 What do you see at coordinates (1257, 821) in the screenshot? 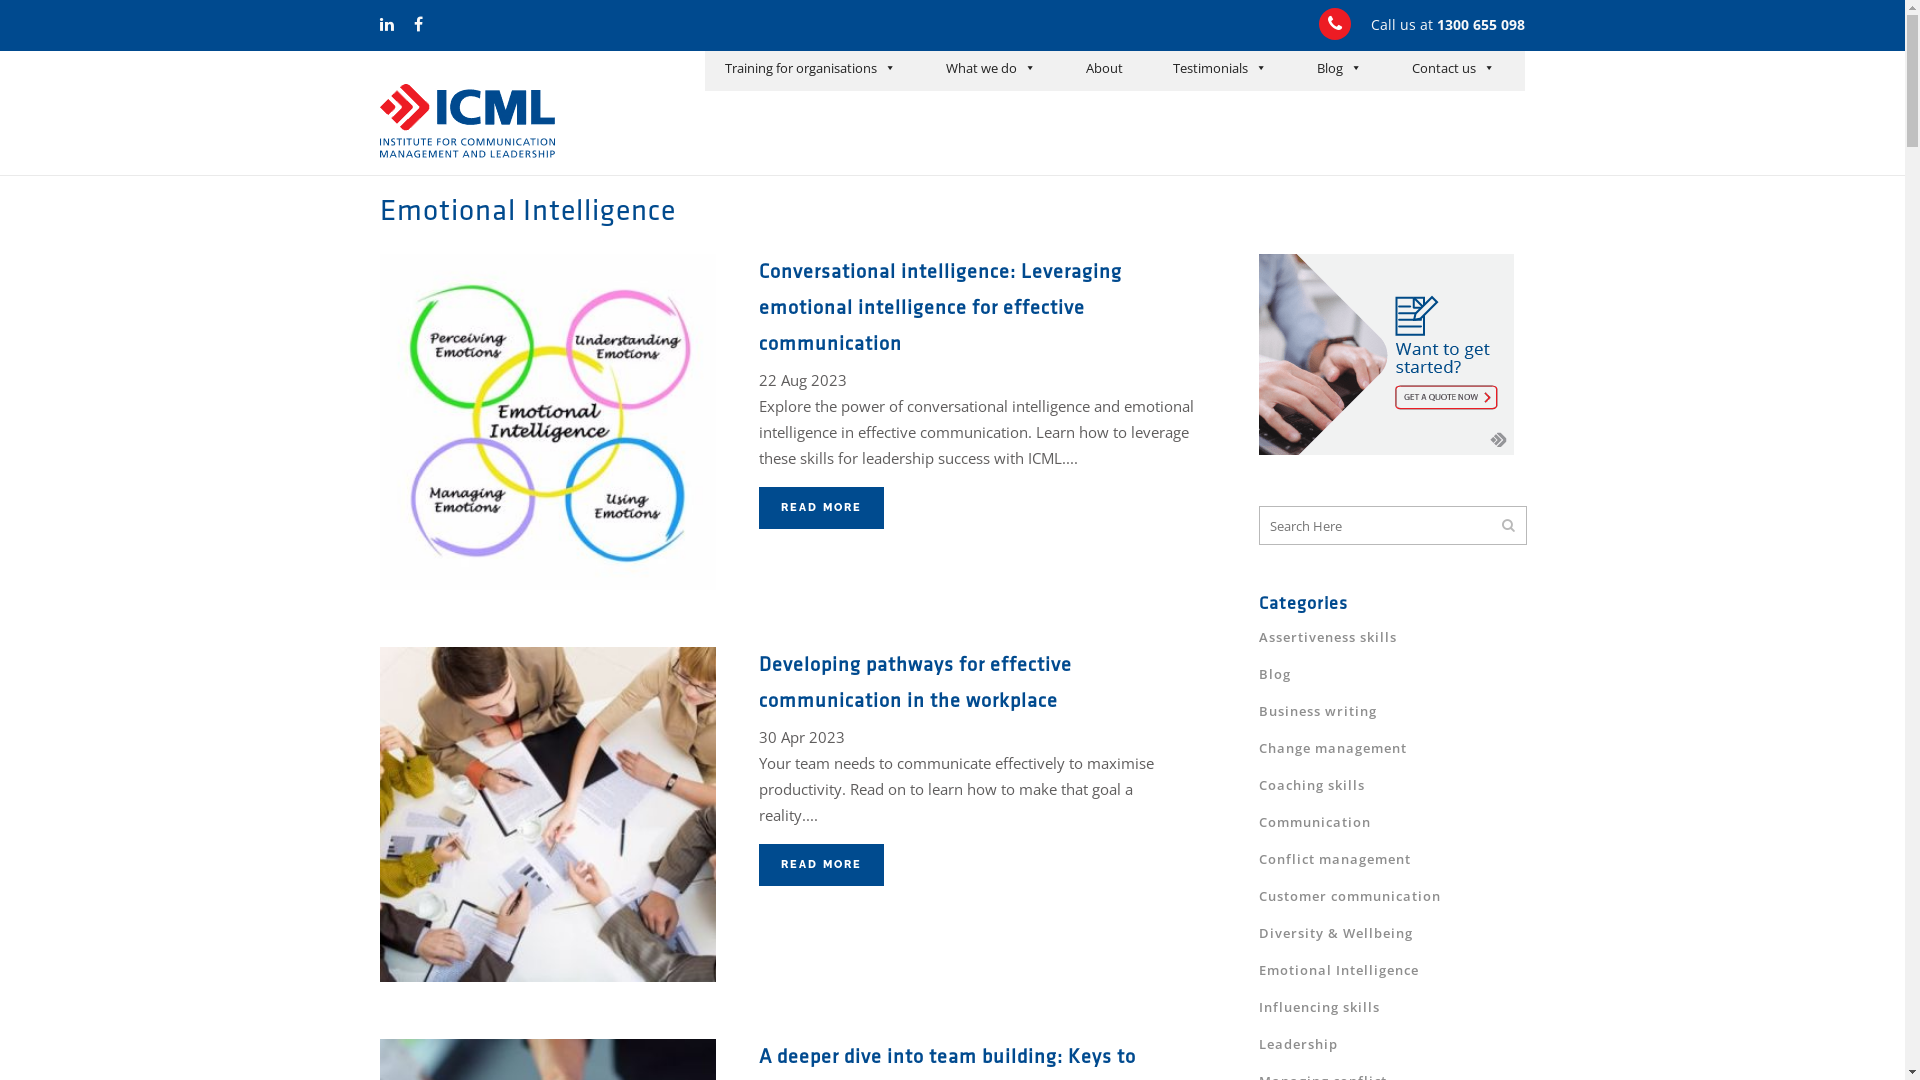
I see `'Communication'` at bounding box center [1257, 821].